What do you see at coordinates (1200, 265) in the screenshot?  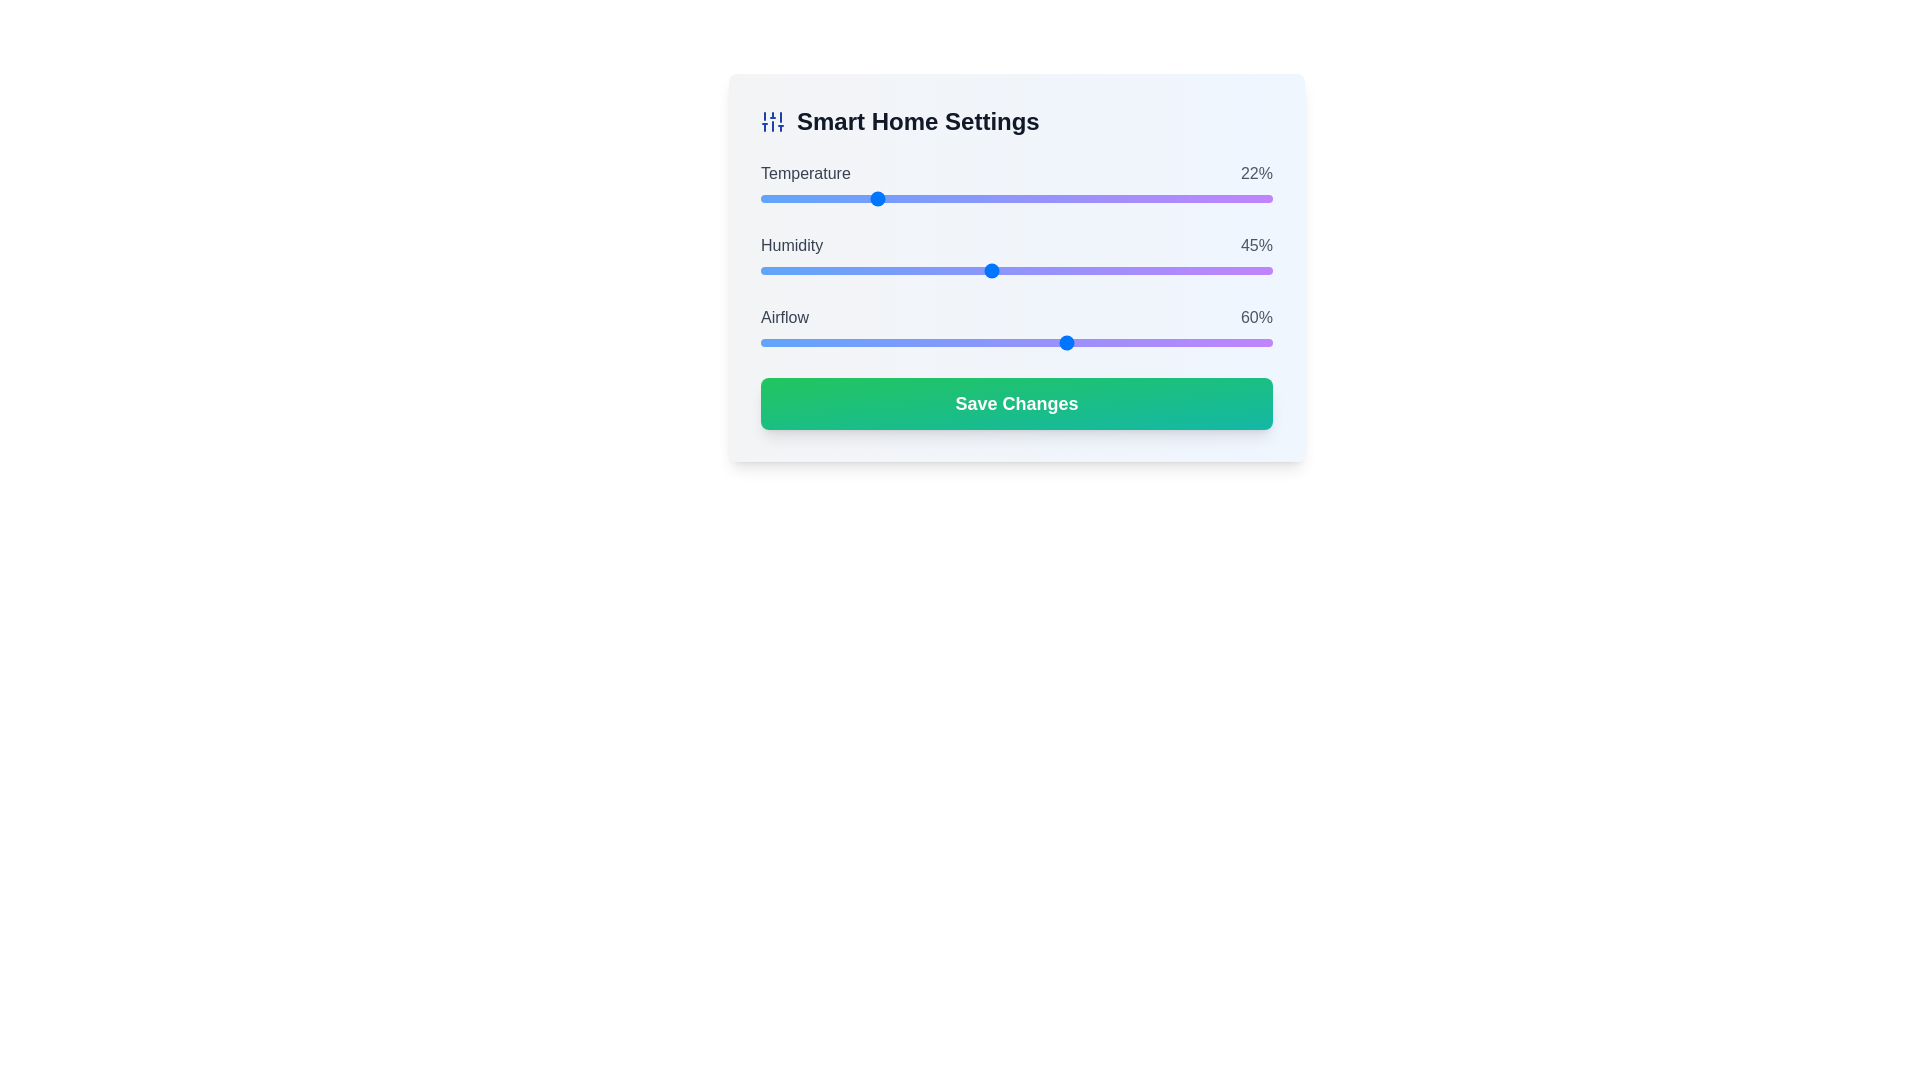 I see `the humidity level` at bounding box center [1200, 265].